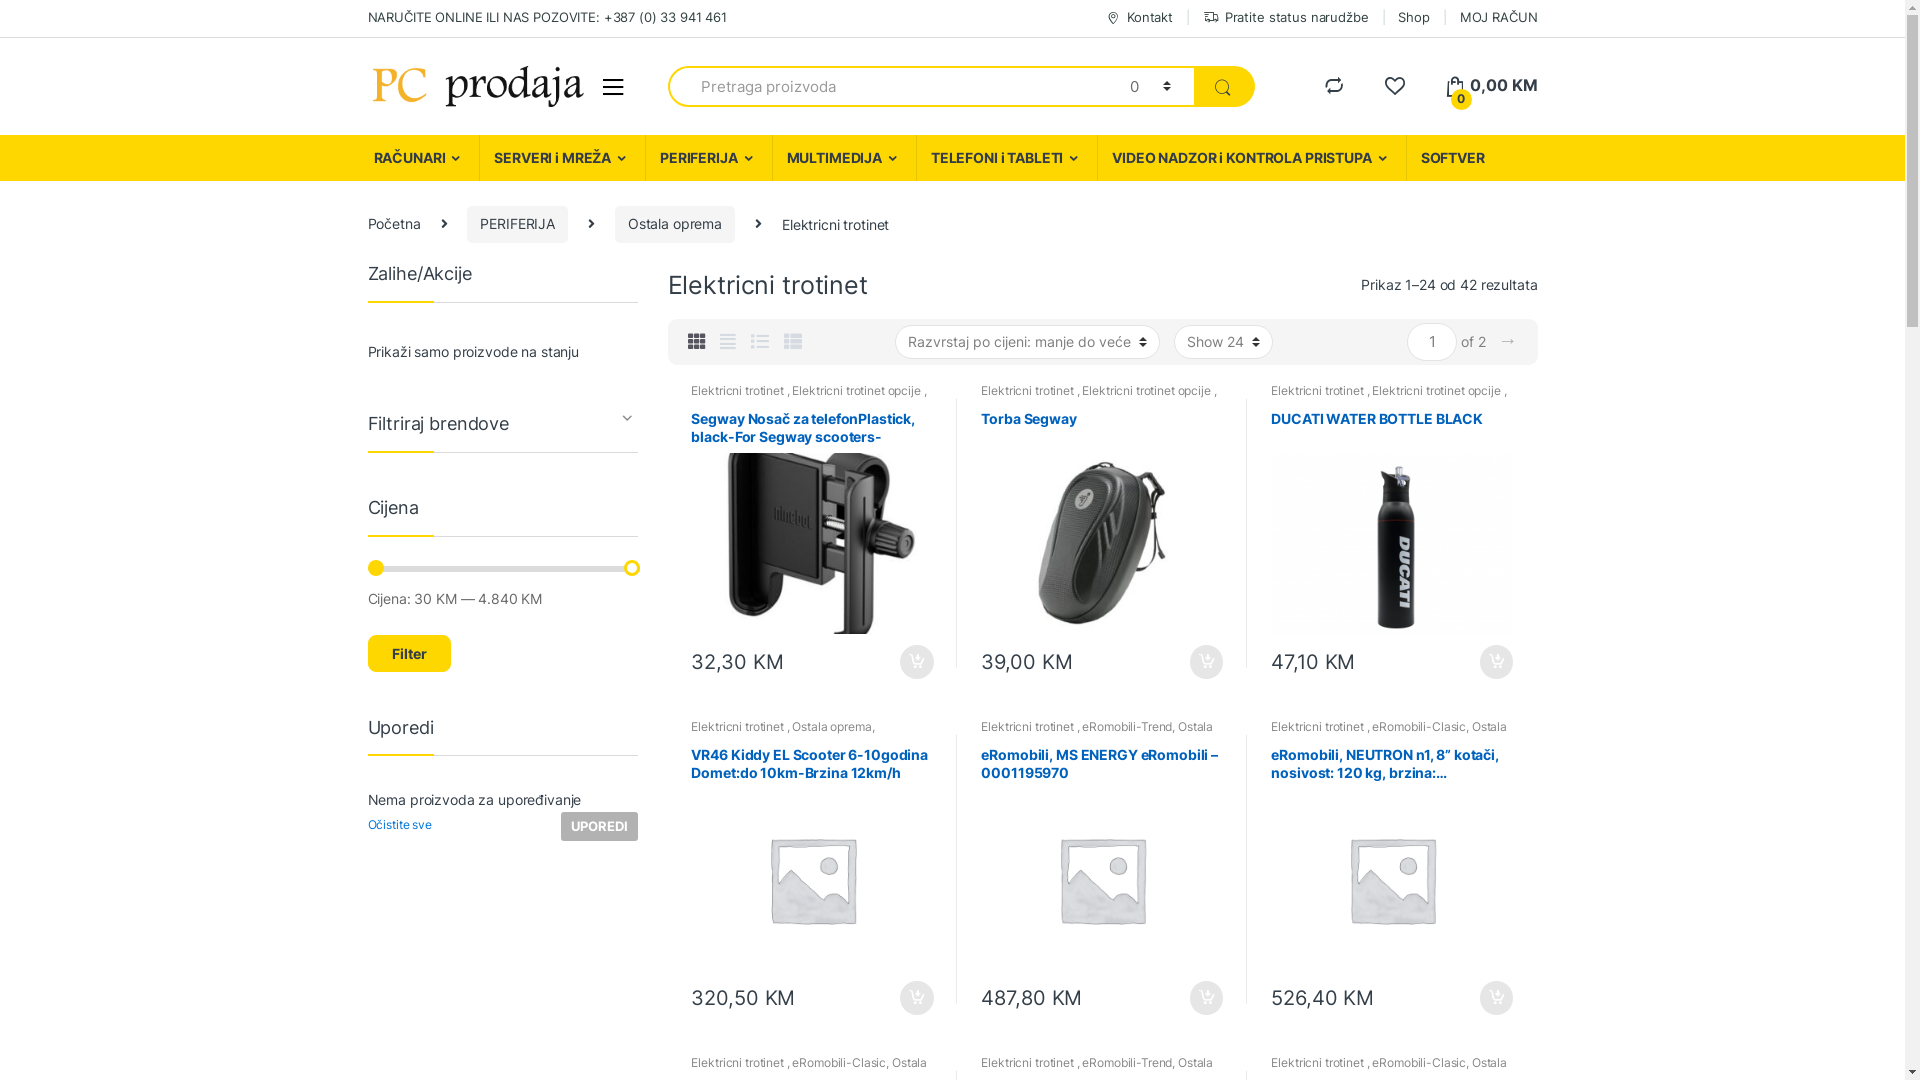 Image resolution: width=1920 pixels, height=1080 pixels. I want to click on 'List View', so click(758, 341).